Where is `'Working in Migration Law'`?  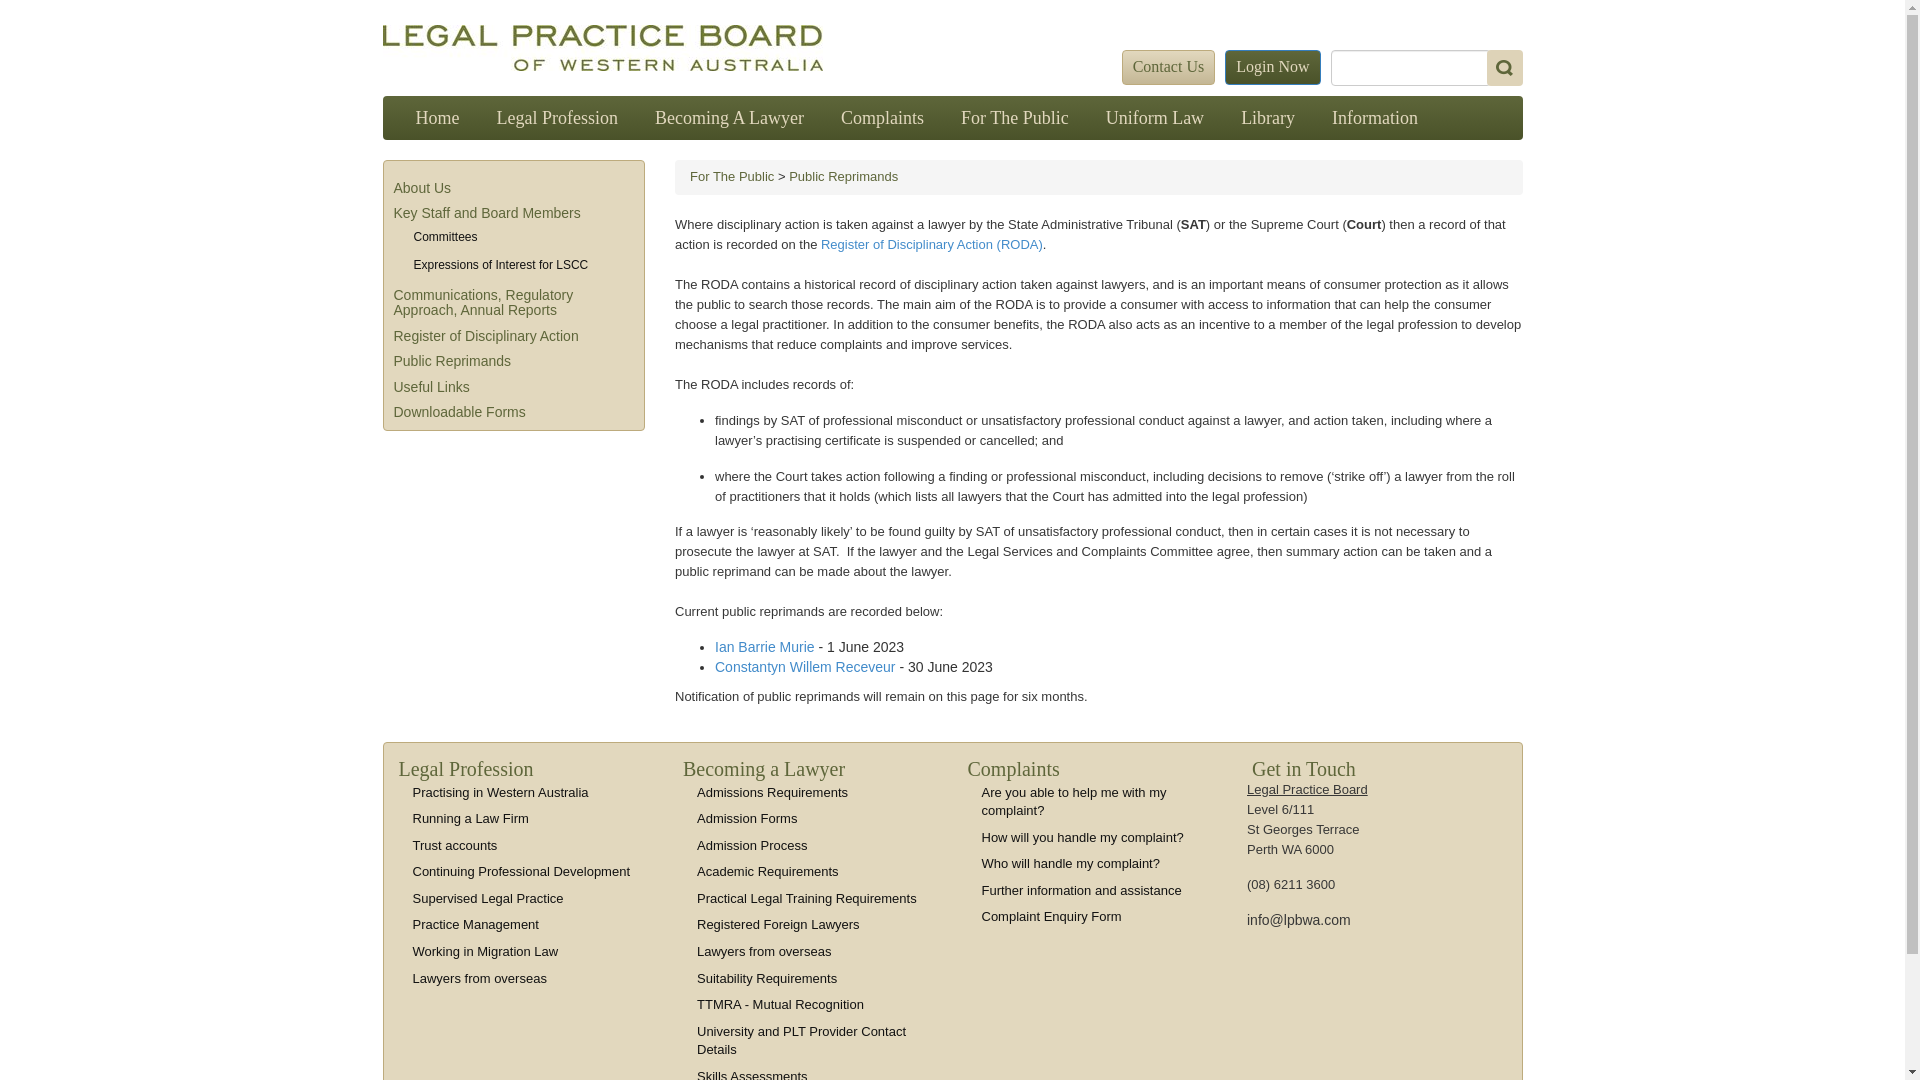
'Working in Migration Law' is located at coordinates (484, 950).